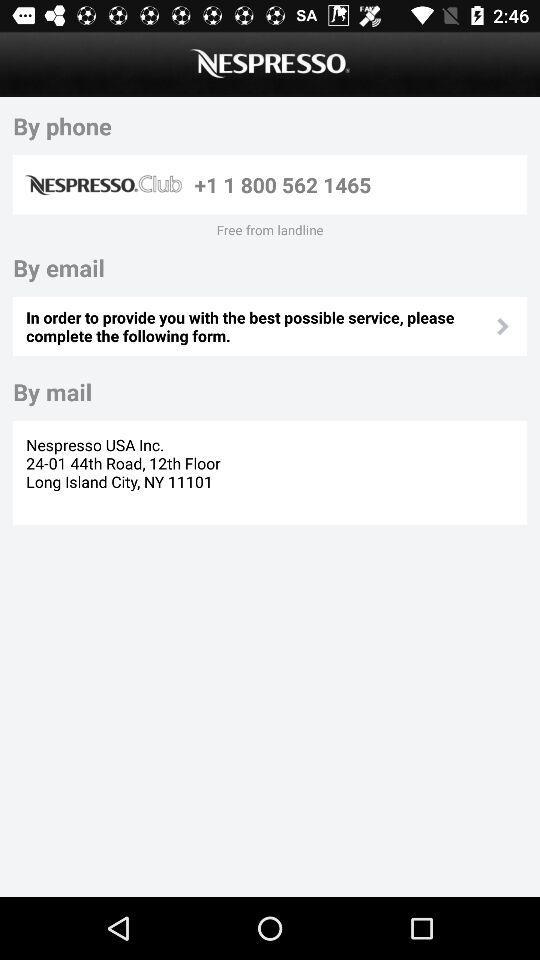 The image size is (540, 960). I want to click on icon at the center, so click(259, 326).